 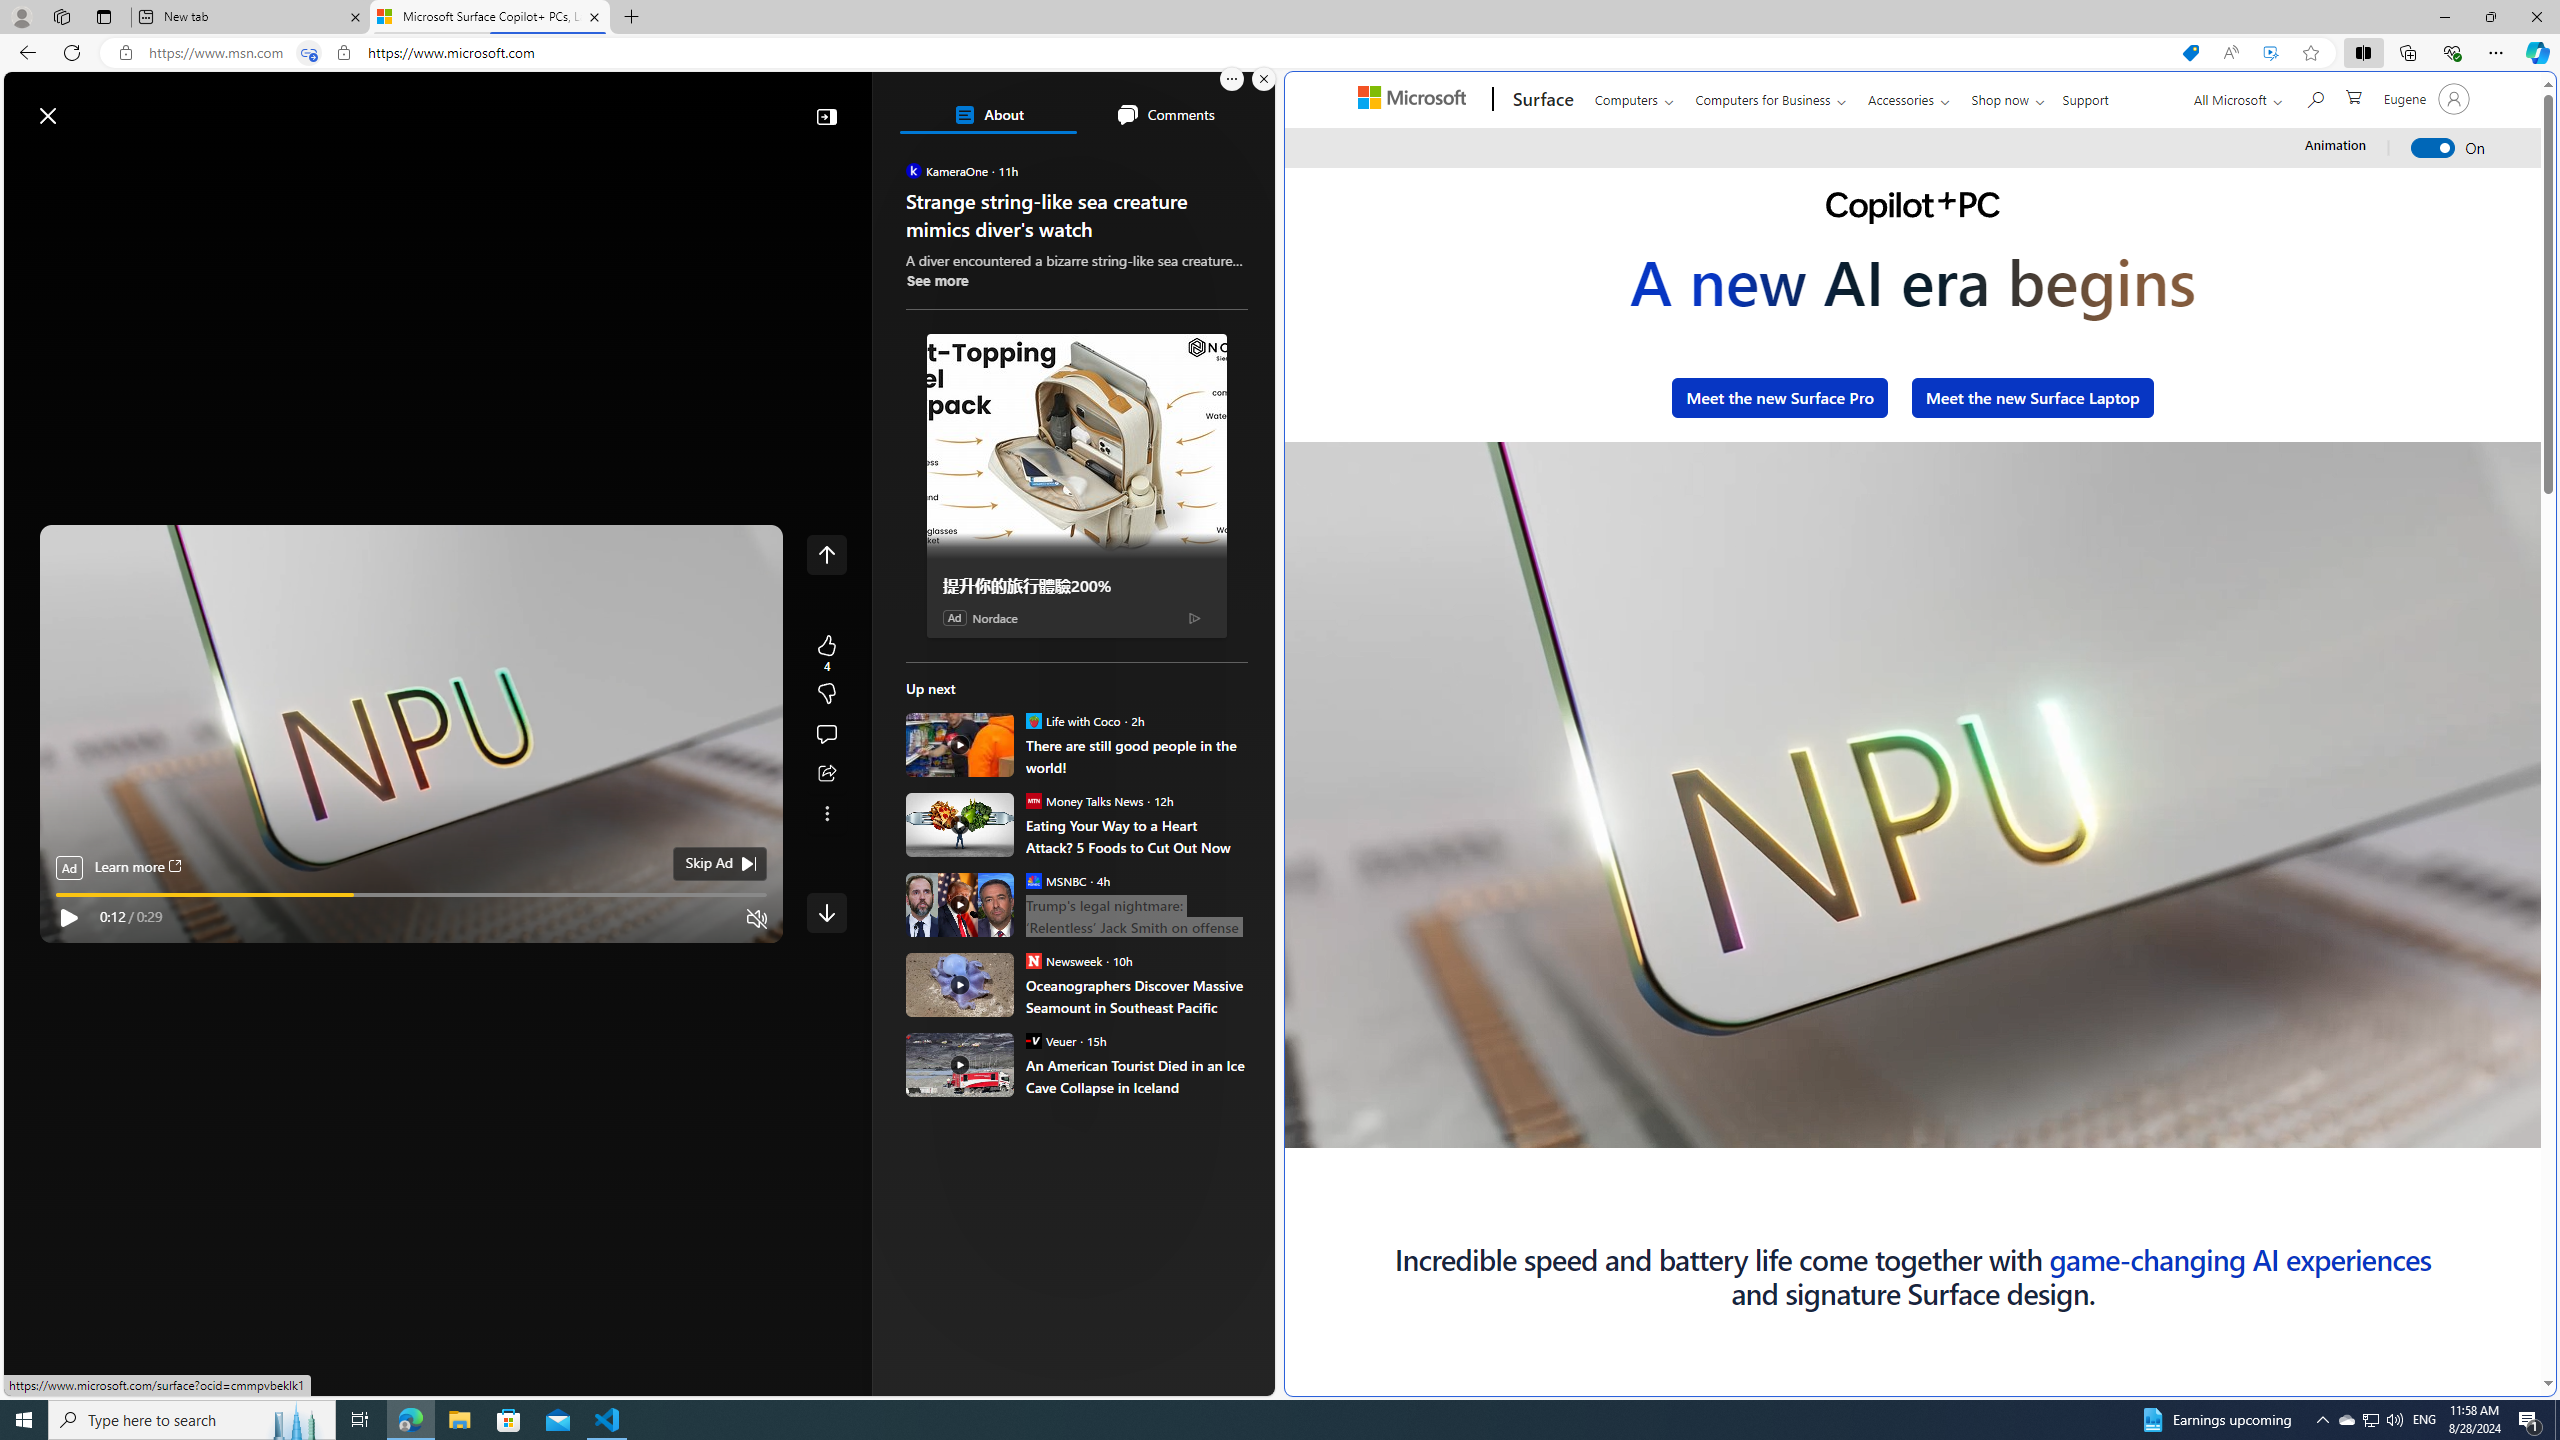 I want to click on 'There are still good people in the world!', so click(x=1136, y=755).